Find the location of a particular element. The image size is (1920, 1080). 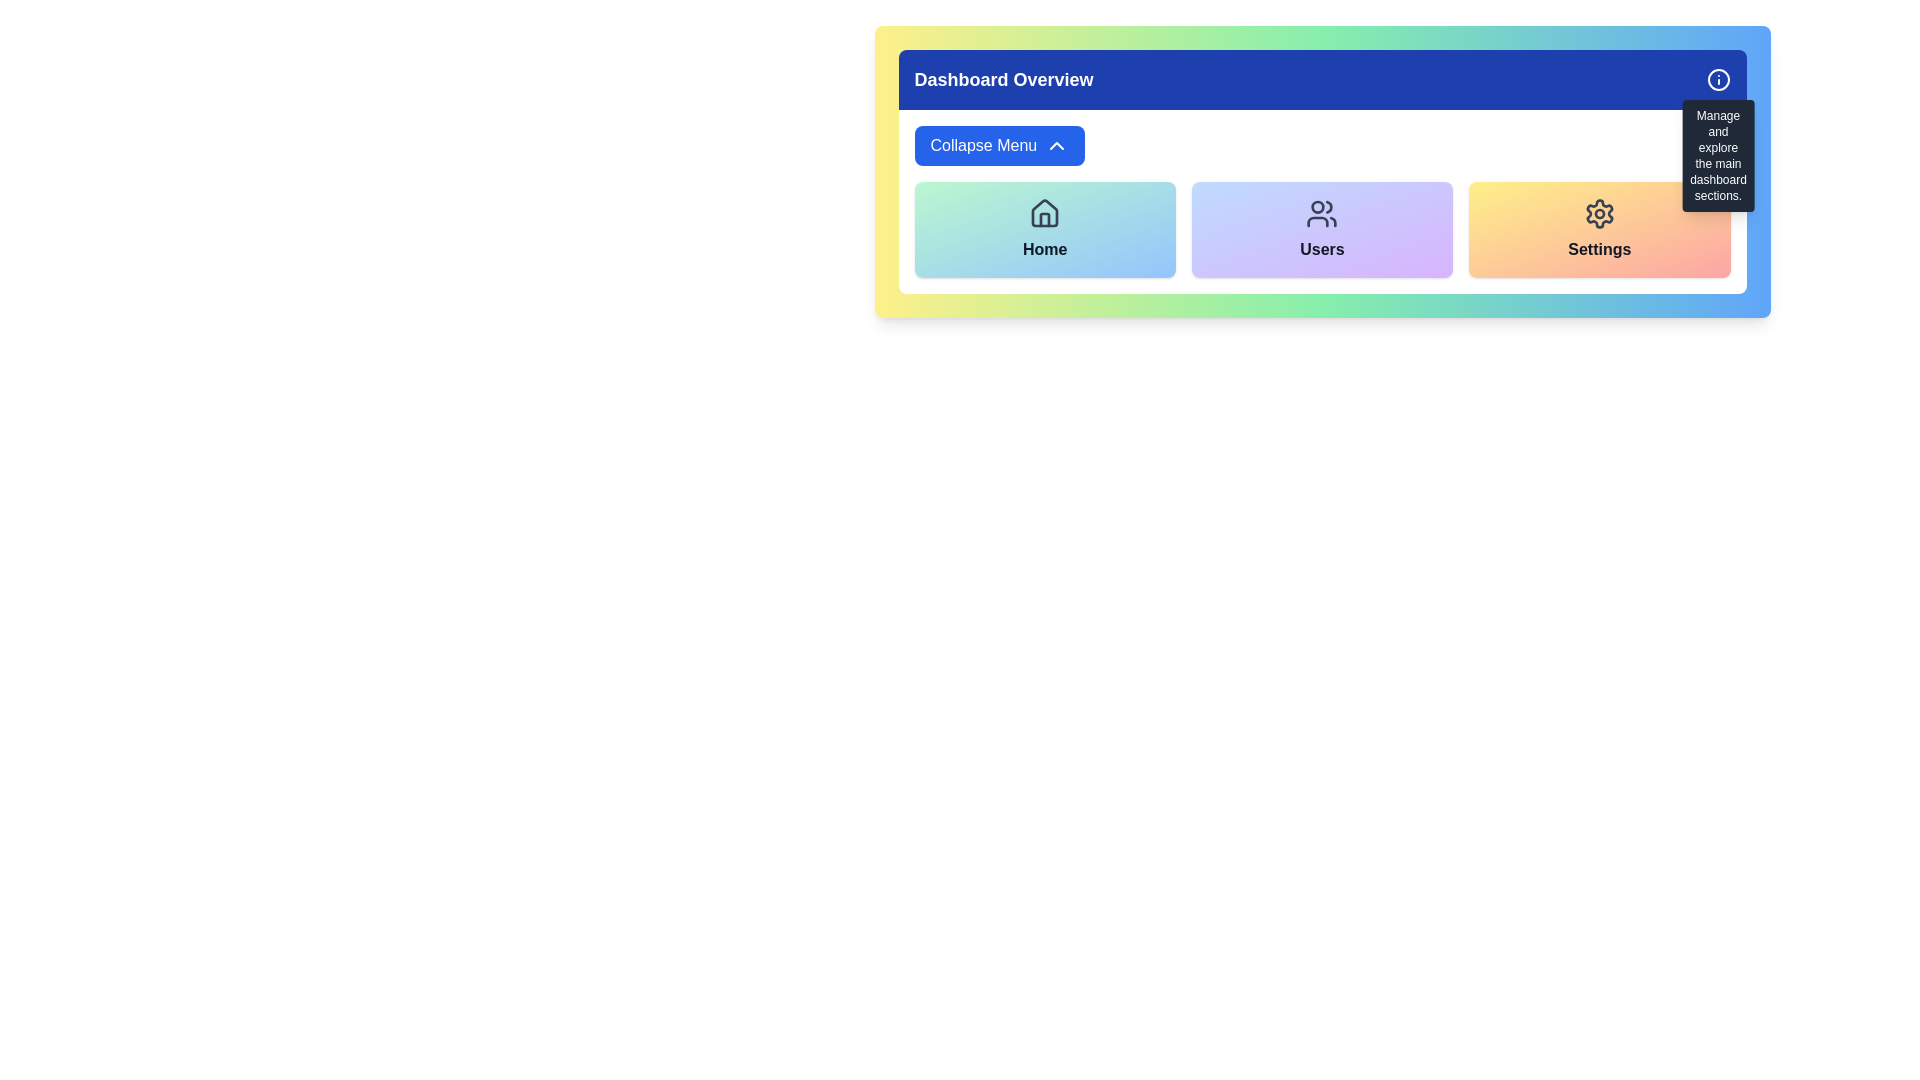

the settings icon located at the center of the 'Settings' card, which is the rightmost card in a group of four cards, above the text 'Settings' is located at coordinates (1598, 213).